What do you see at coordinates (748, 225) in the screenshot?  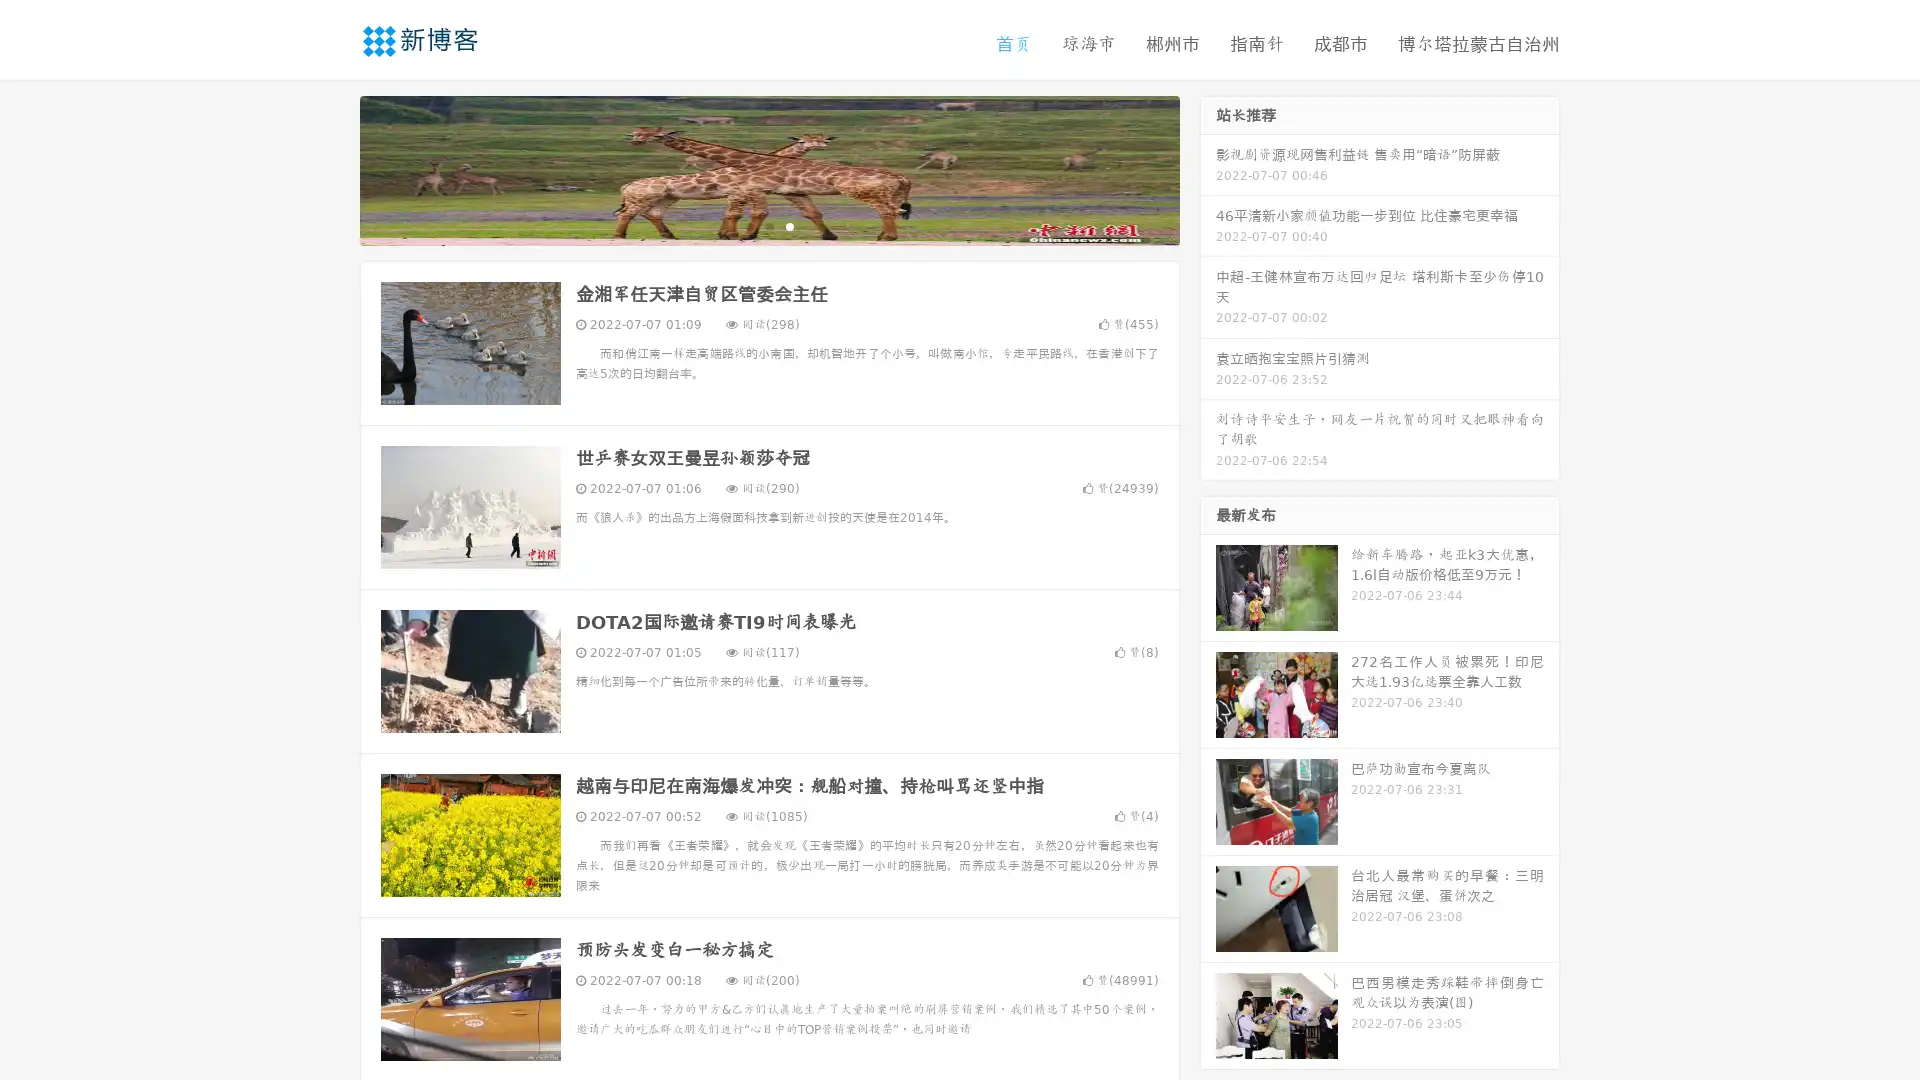 I see `Go to slide 1` at bounding box center [748, 225].